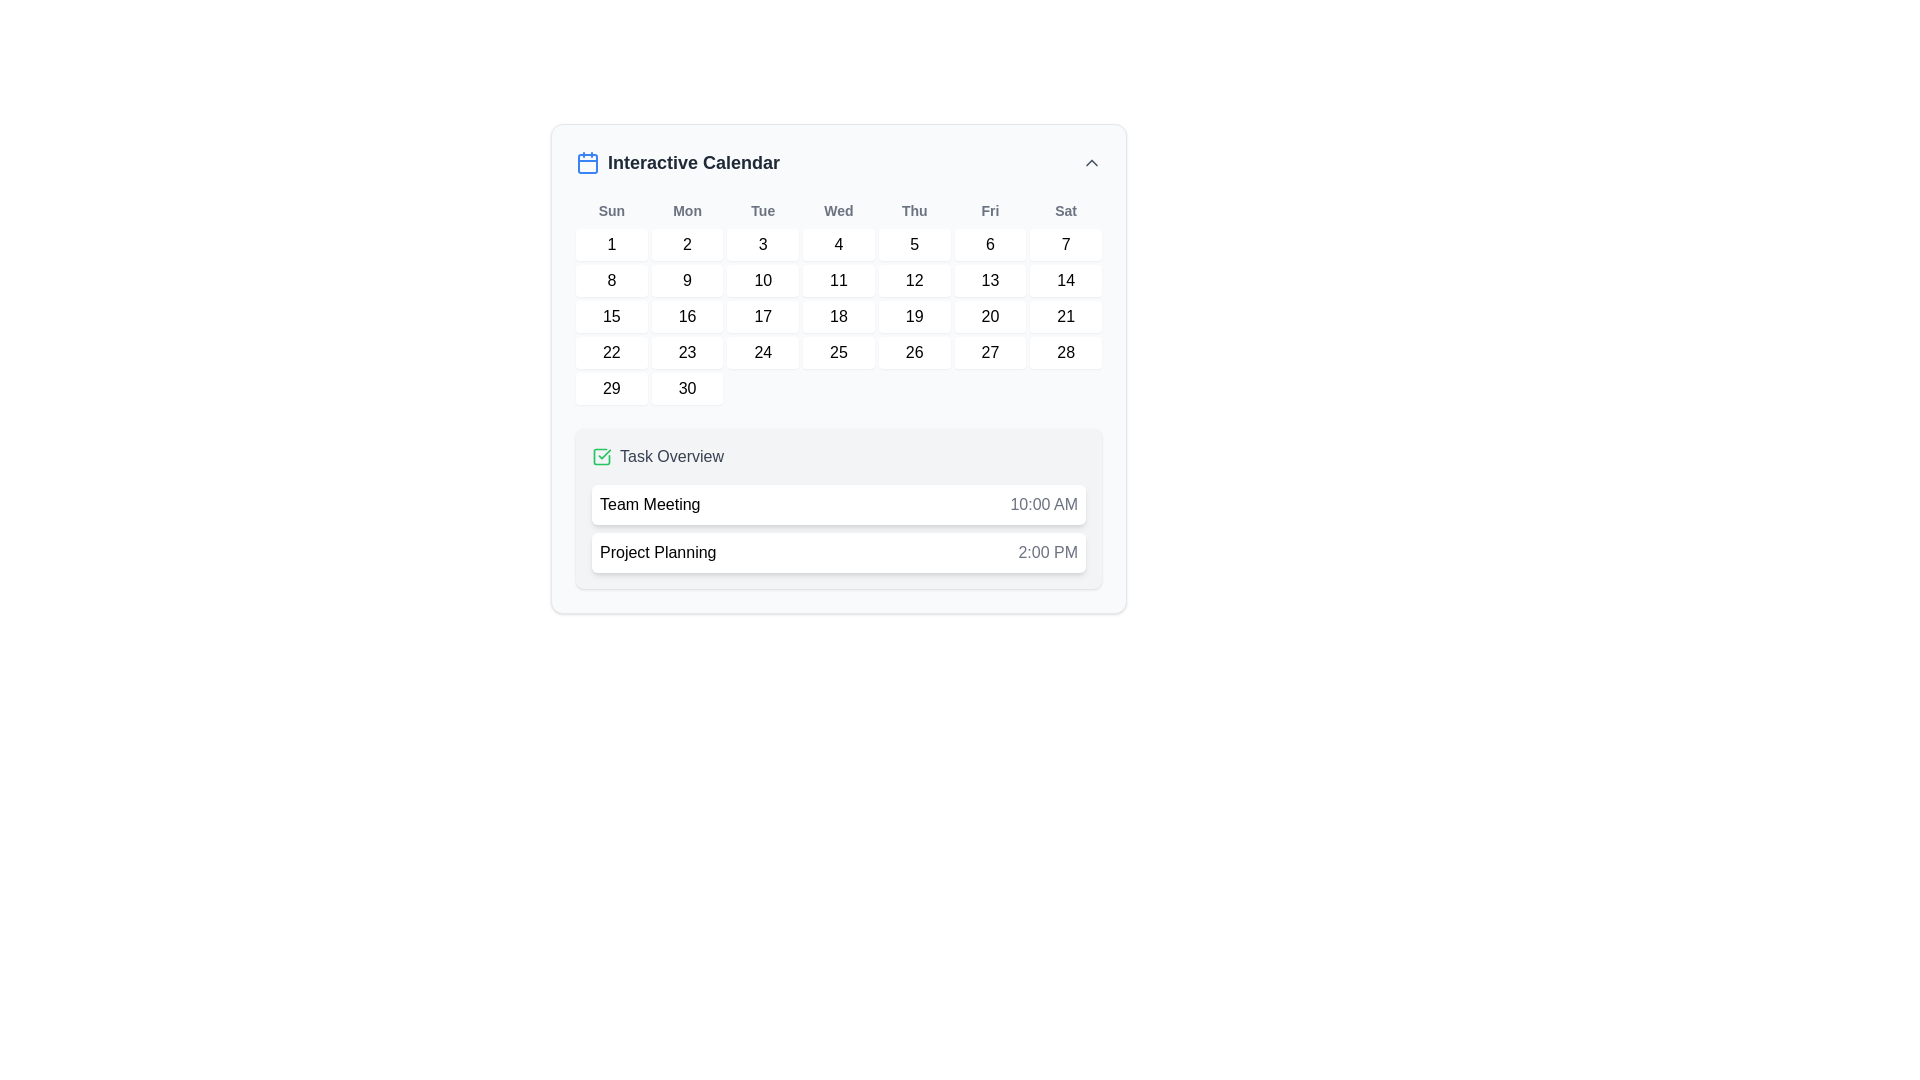 The image size is (1920, 1080). What do you see at coordinates (1043, 504) in the screenshot?
I see `the Text label displaying the scheduled time for the 'Team Meeting' event located in the 'Task Overview' panel of the interactive calendar interface` at bounding box center [1043, 504].